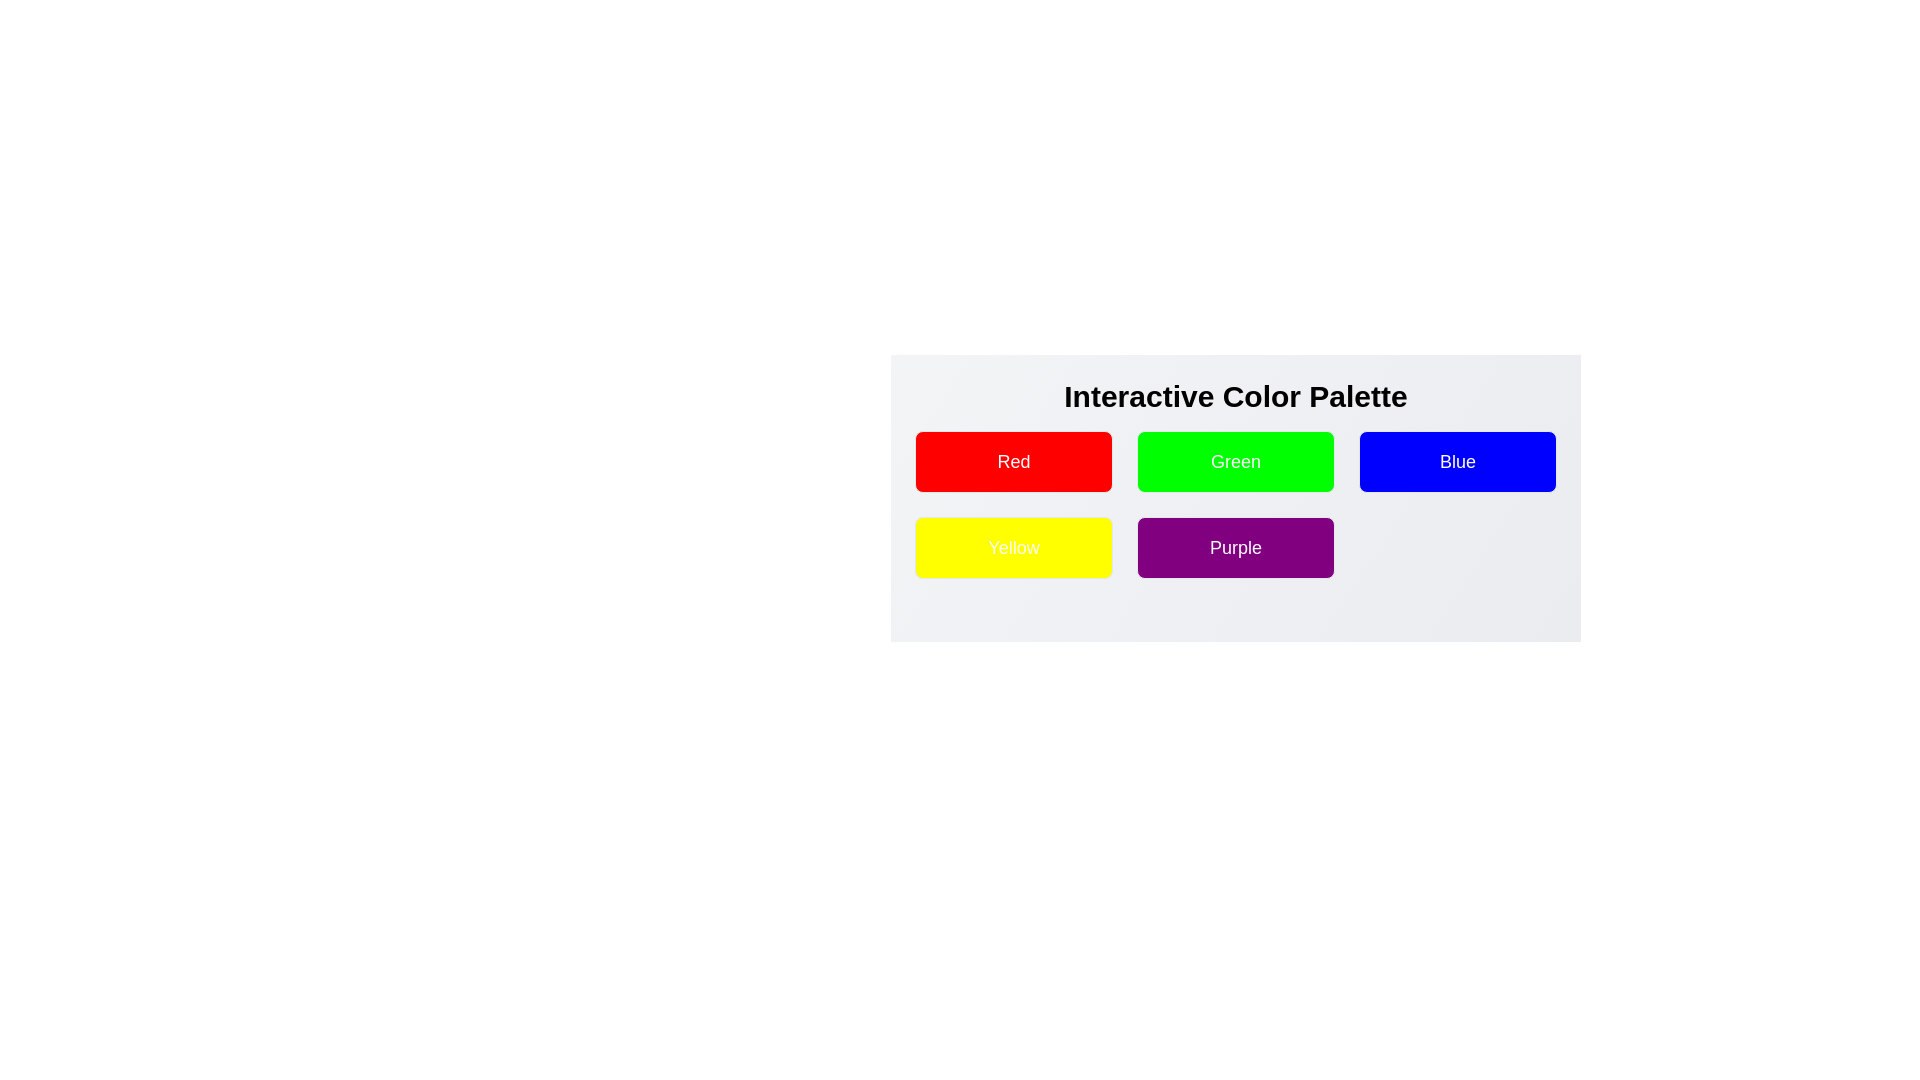  What do you see at coordinates (1235, 462) in the screenshot?
I see `the 'Green' label in the Interactive Color Palette, which is the second button in its row, located between the 'Red' and 'Blue' buttons` at bounding box center [1235, 462].